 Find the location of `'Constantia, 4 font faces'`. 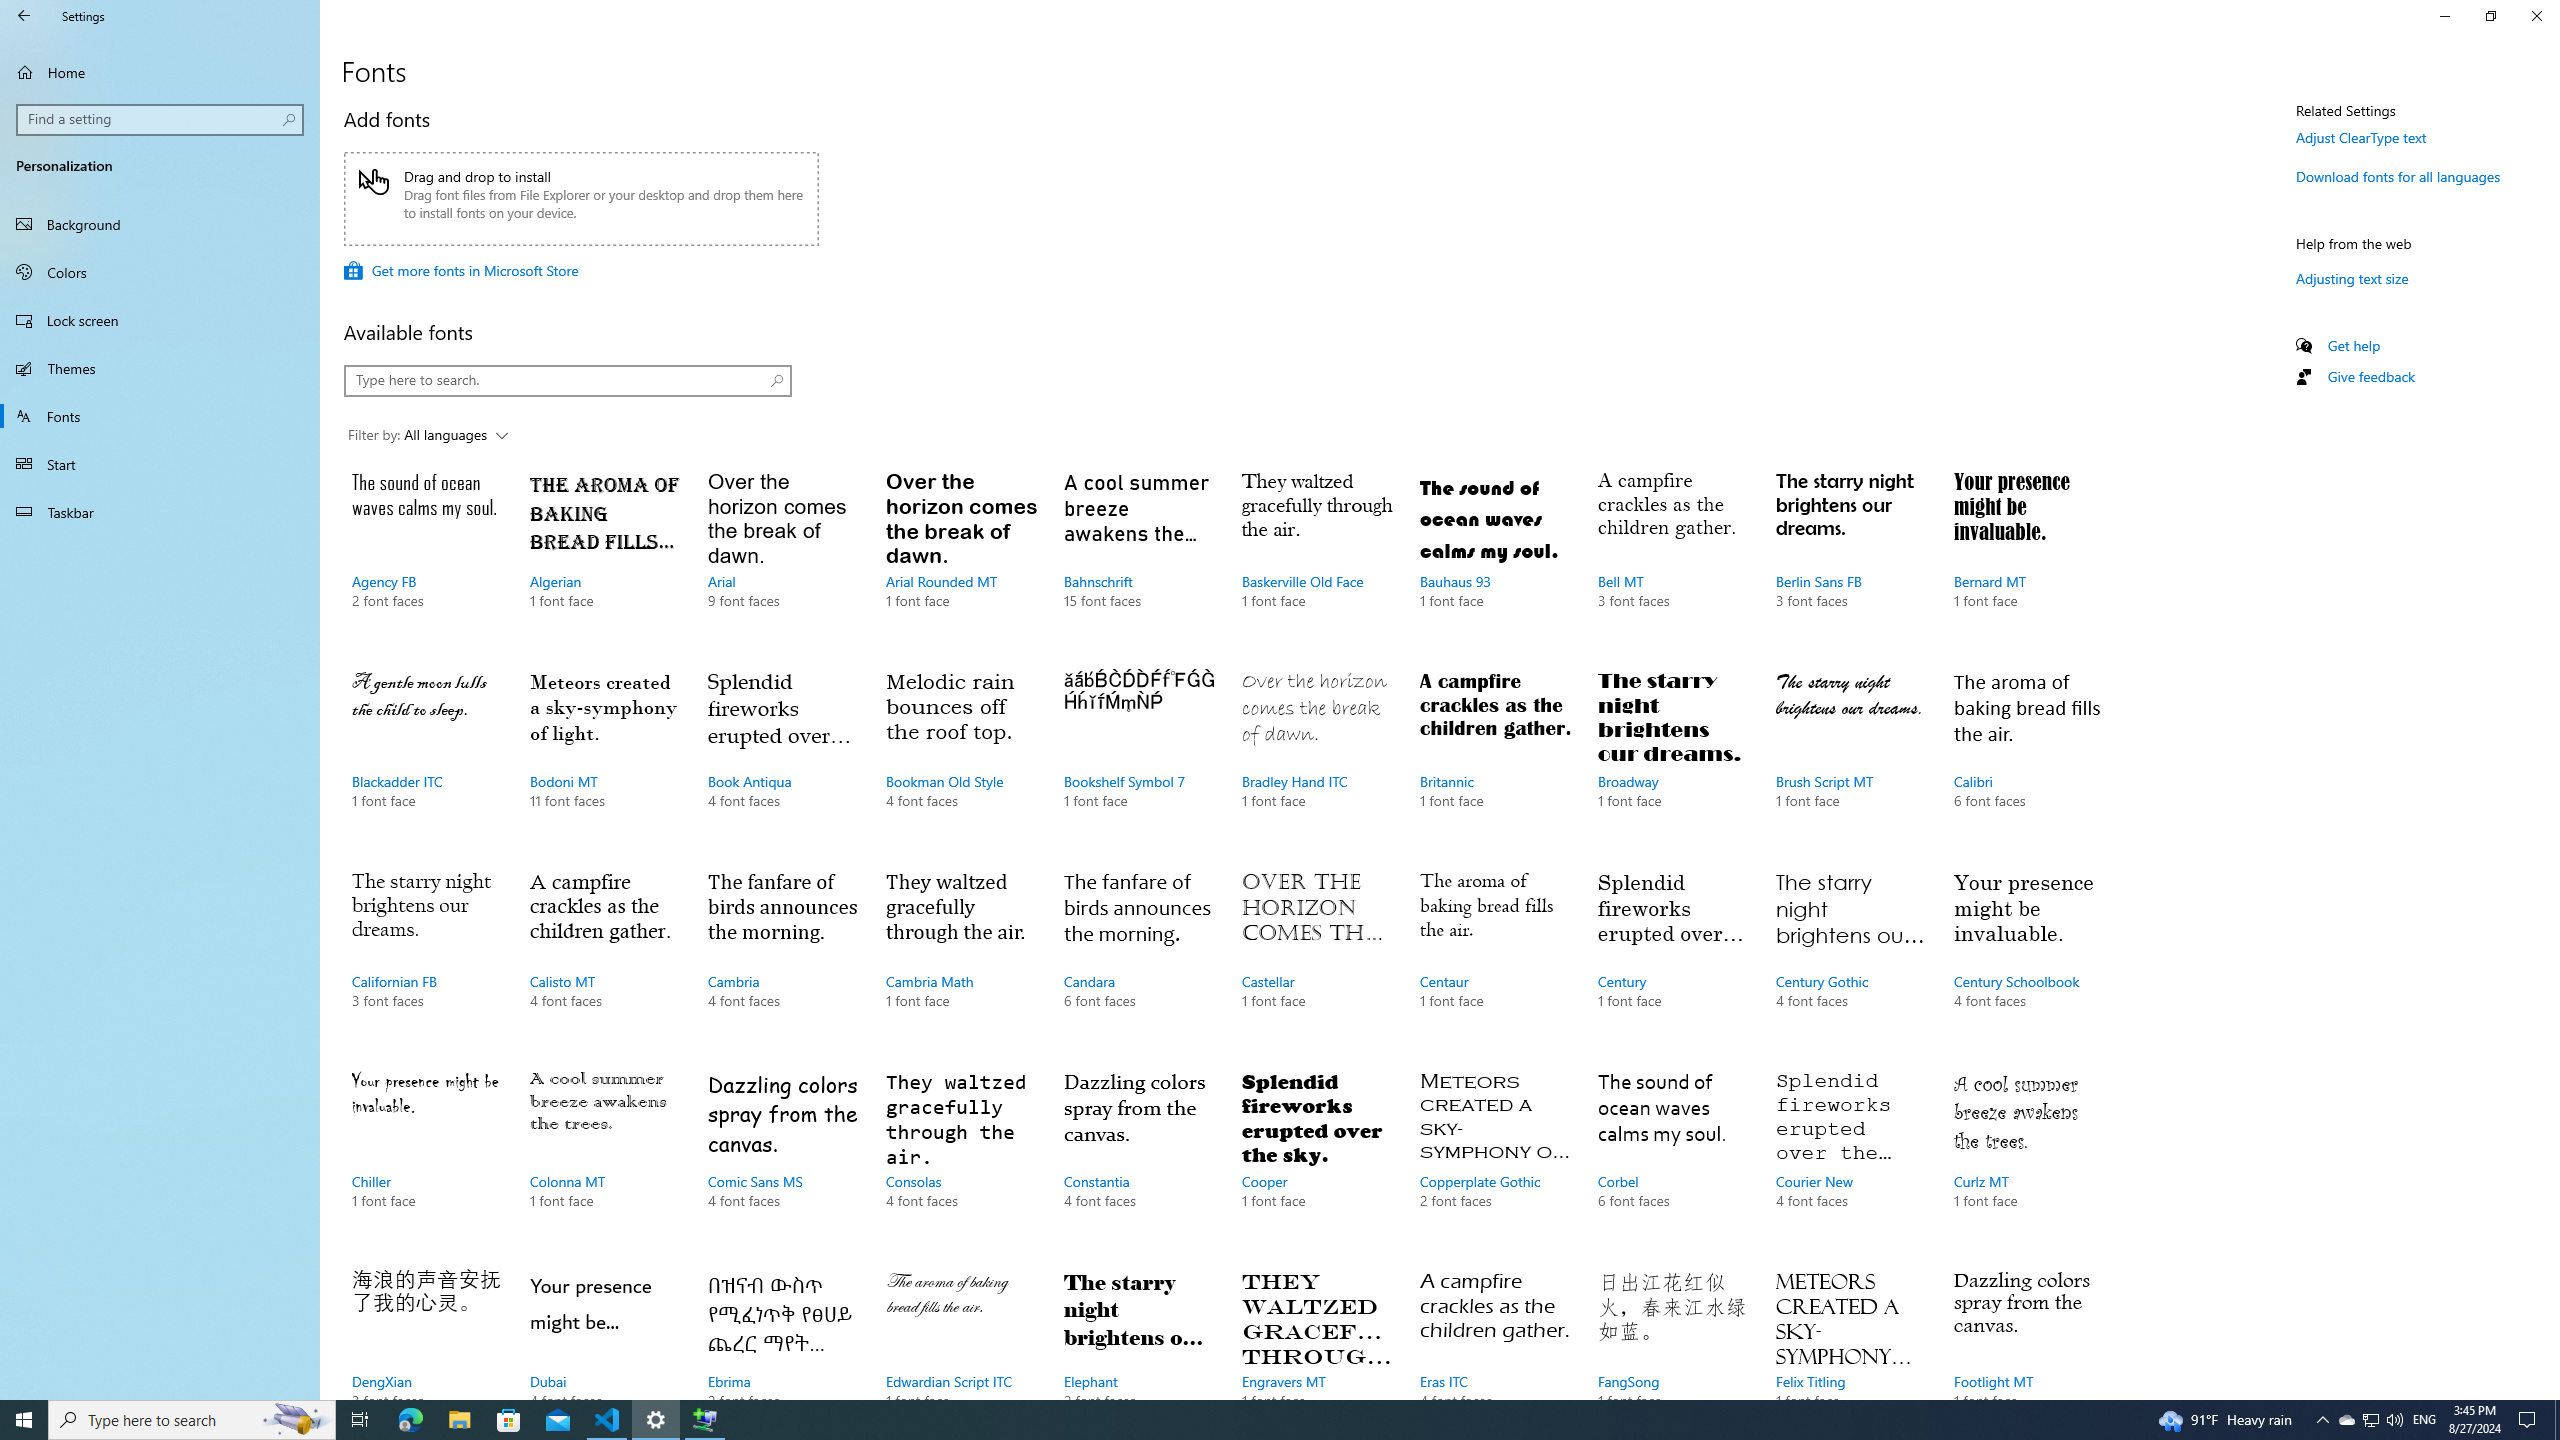

'Constantia, 4 font faces' is located at coordinates (1138, 1158).